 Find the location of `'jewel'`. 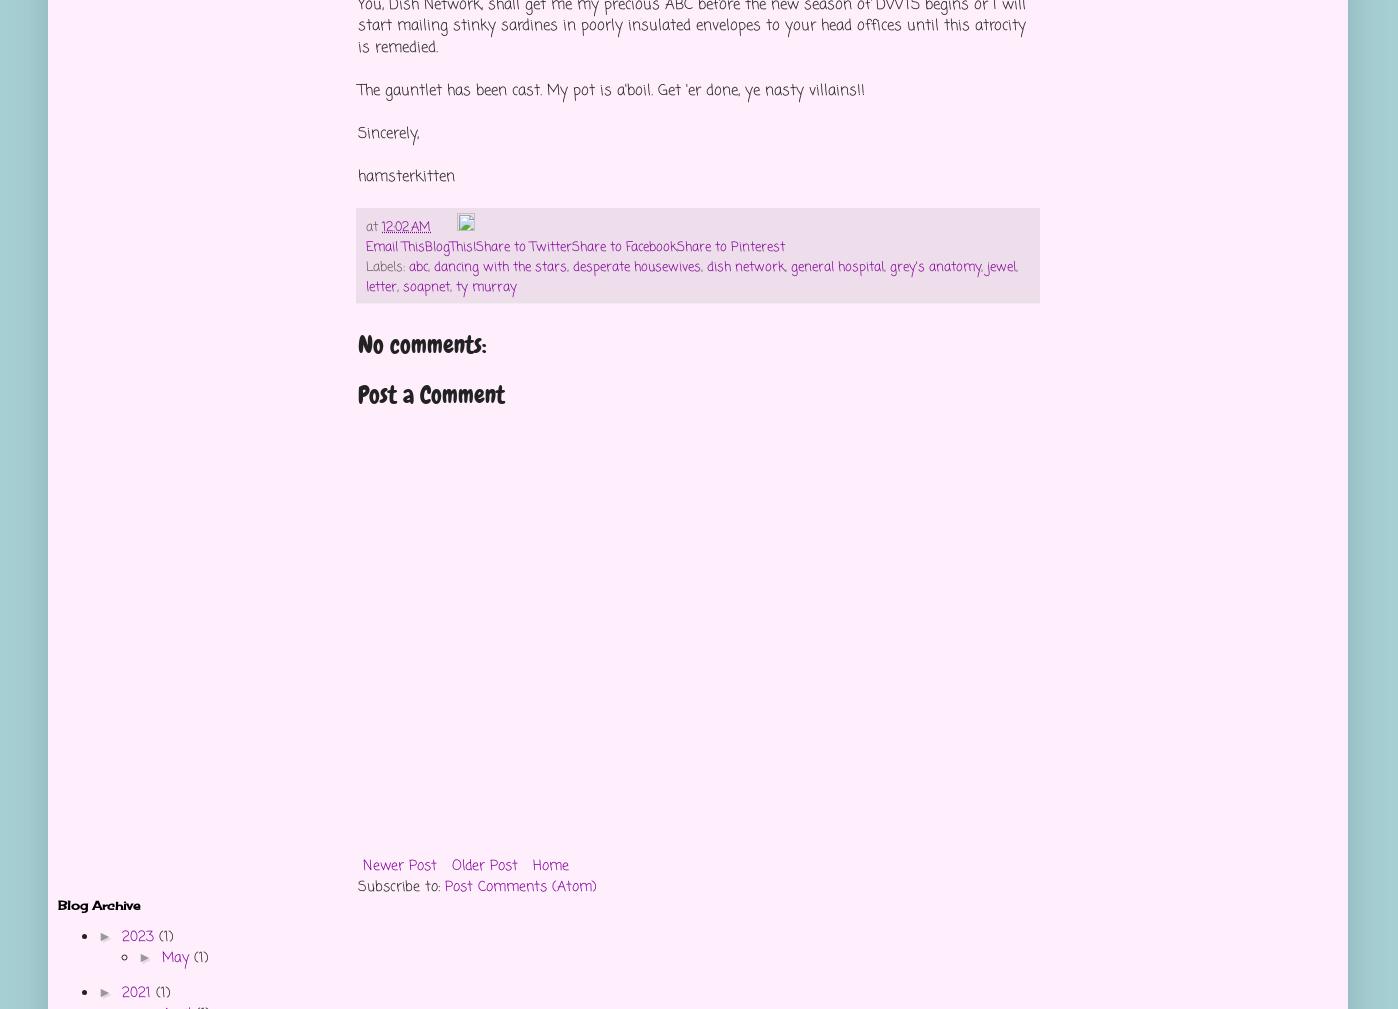

'jewel' is located at coordinates (1001, 265).